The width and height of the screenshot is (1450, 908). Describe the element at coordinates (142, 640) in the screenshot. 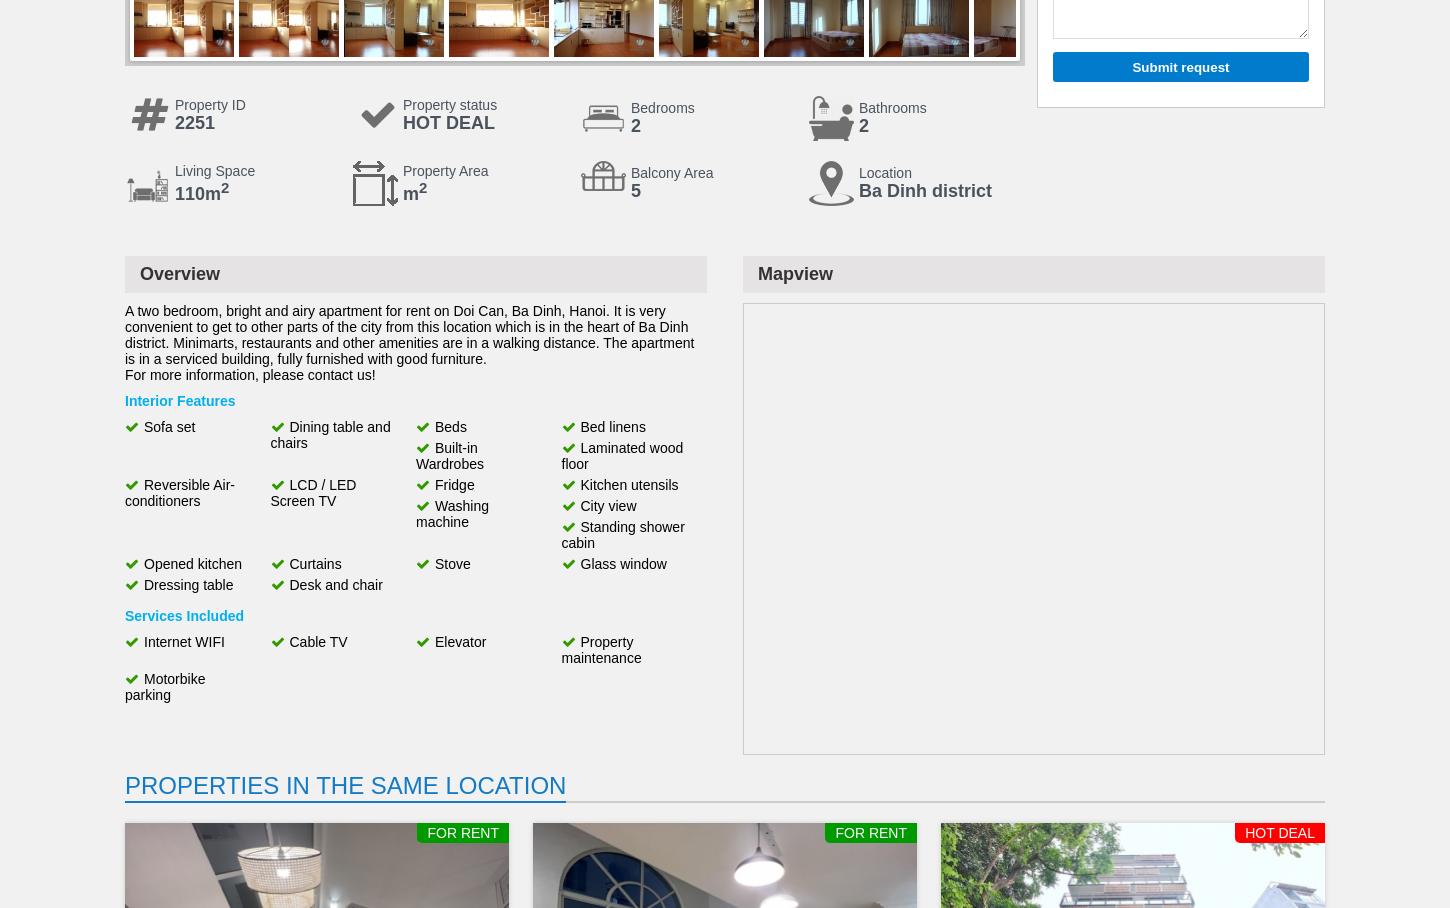

I see `'Internet WIFI'` at that location.